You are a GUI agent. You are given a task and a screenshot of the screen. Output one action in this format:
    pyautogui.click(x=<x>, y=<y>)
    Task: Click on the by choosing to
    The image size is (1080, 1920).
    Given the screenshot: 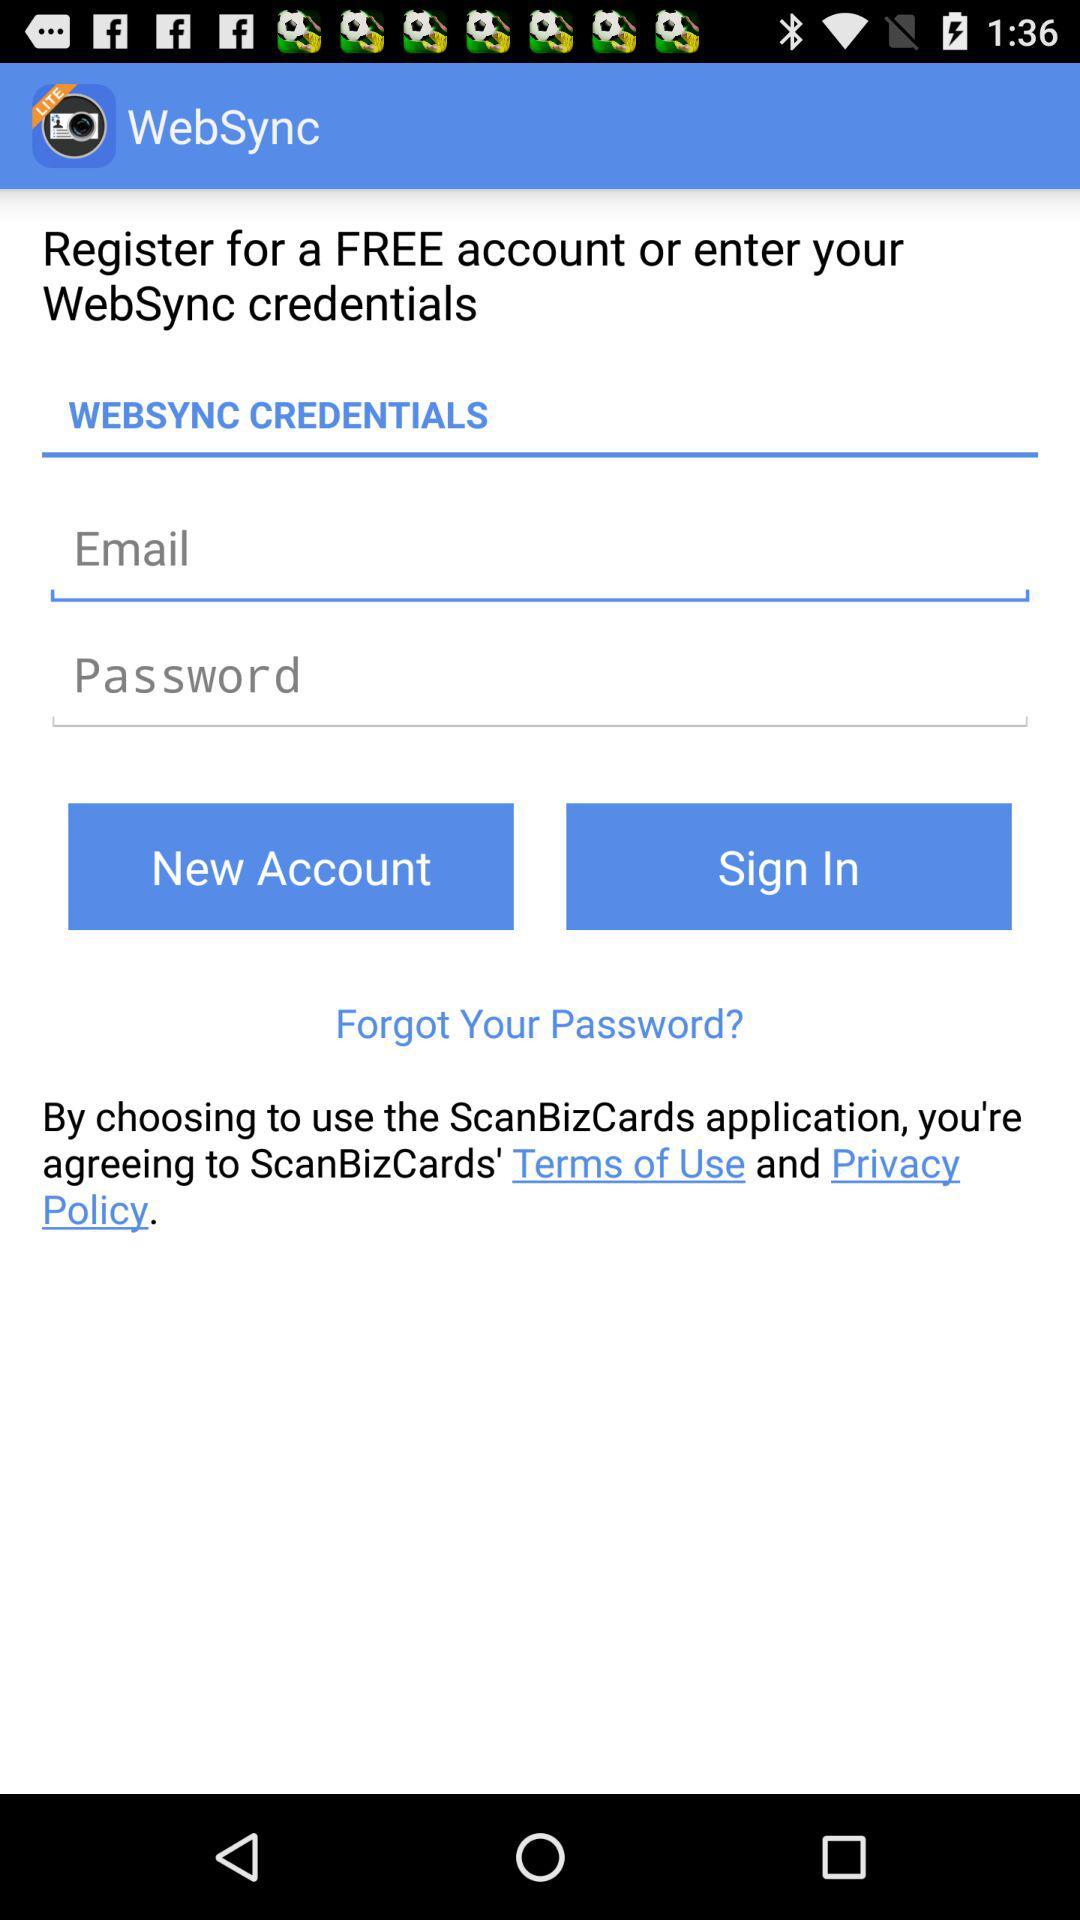 What is the action you would take?
    pyautogui.click(x=540, y=1162)
    